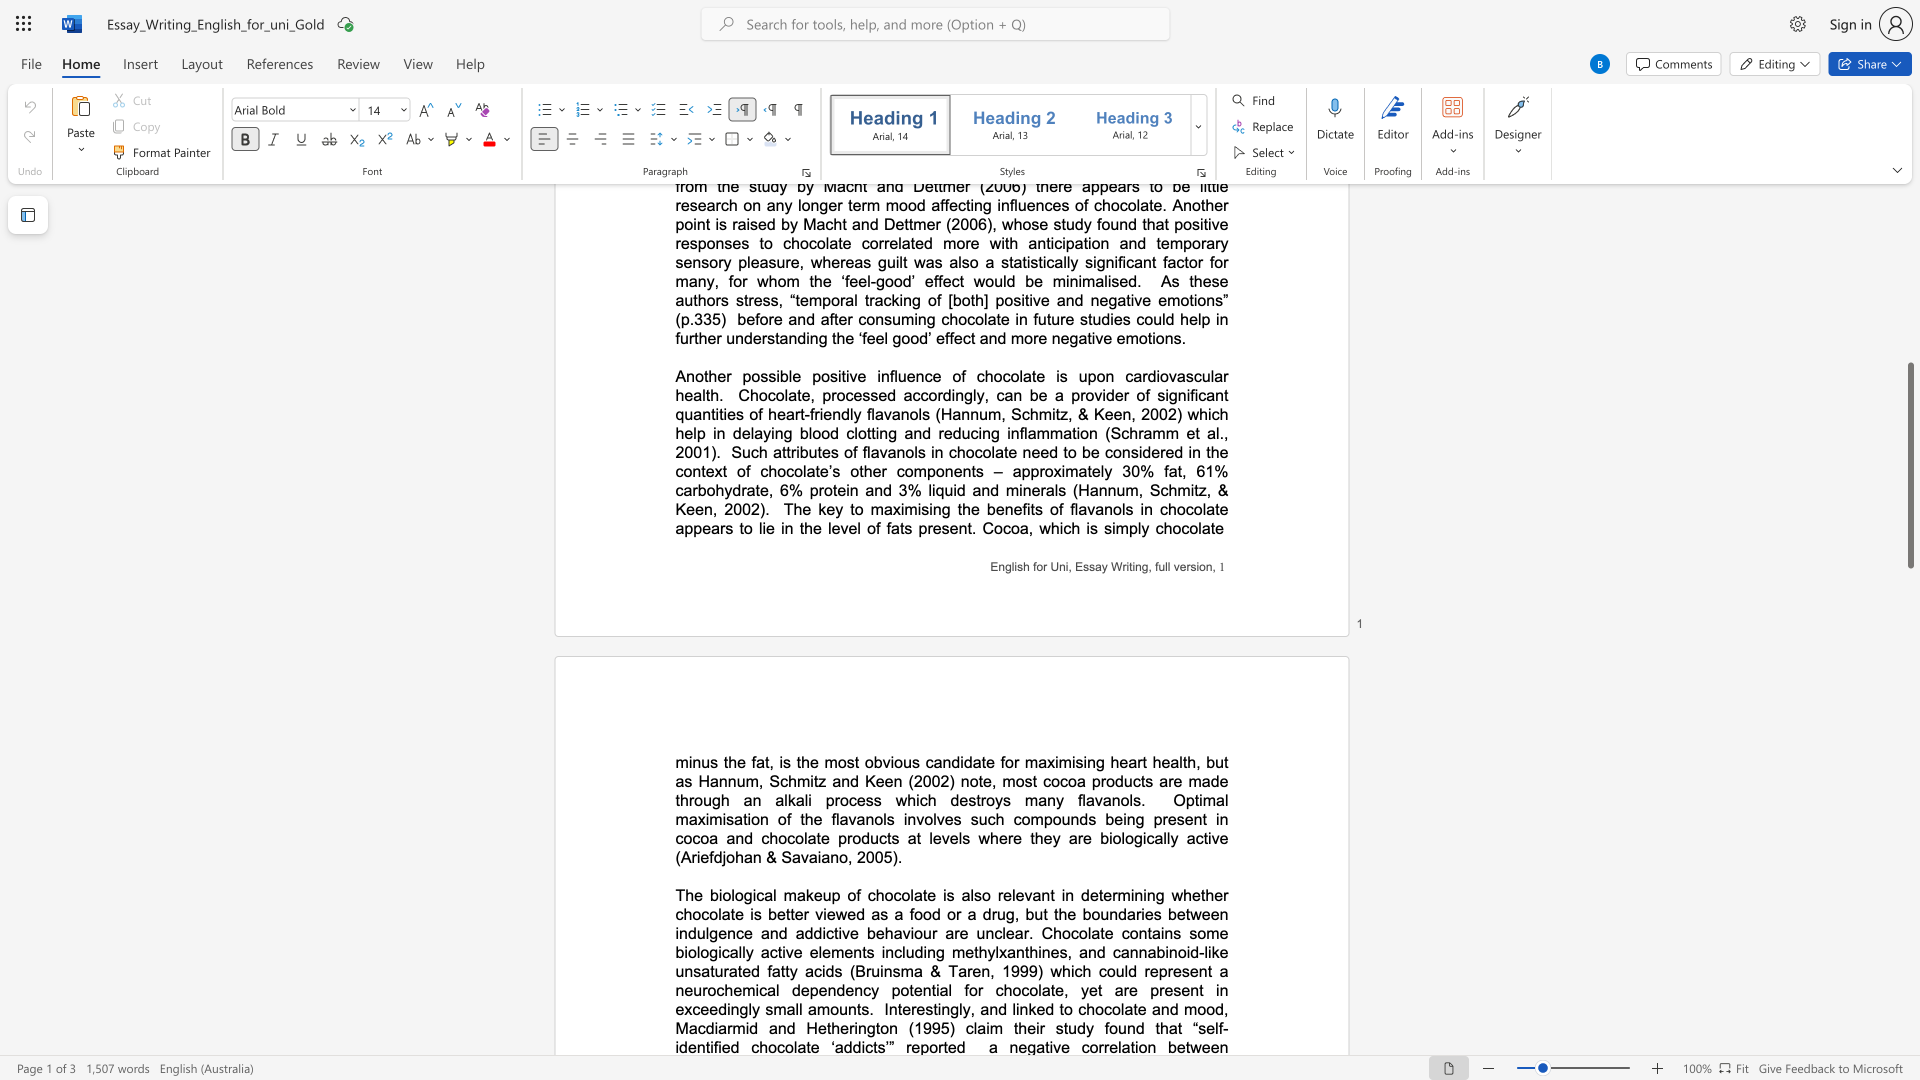 The height and width of the screenshot is (1080, 1920). What do you see at coordinates (1909, 465) in the screenshot?
I see `the scrollbar and move up 600 pixels` at bounding box center [1909, 465].